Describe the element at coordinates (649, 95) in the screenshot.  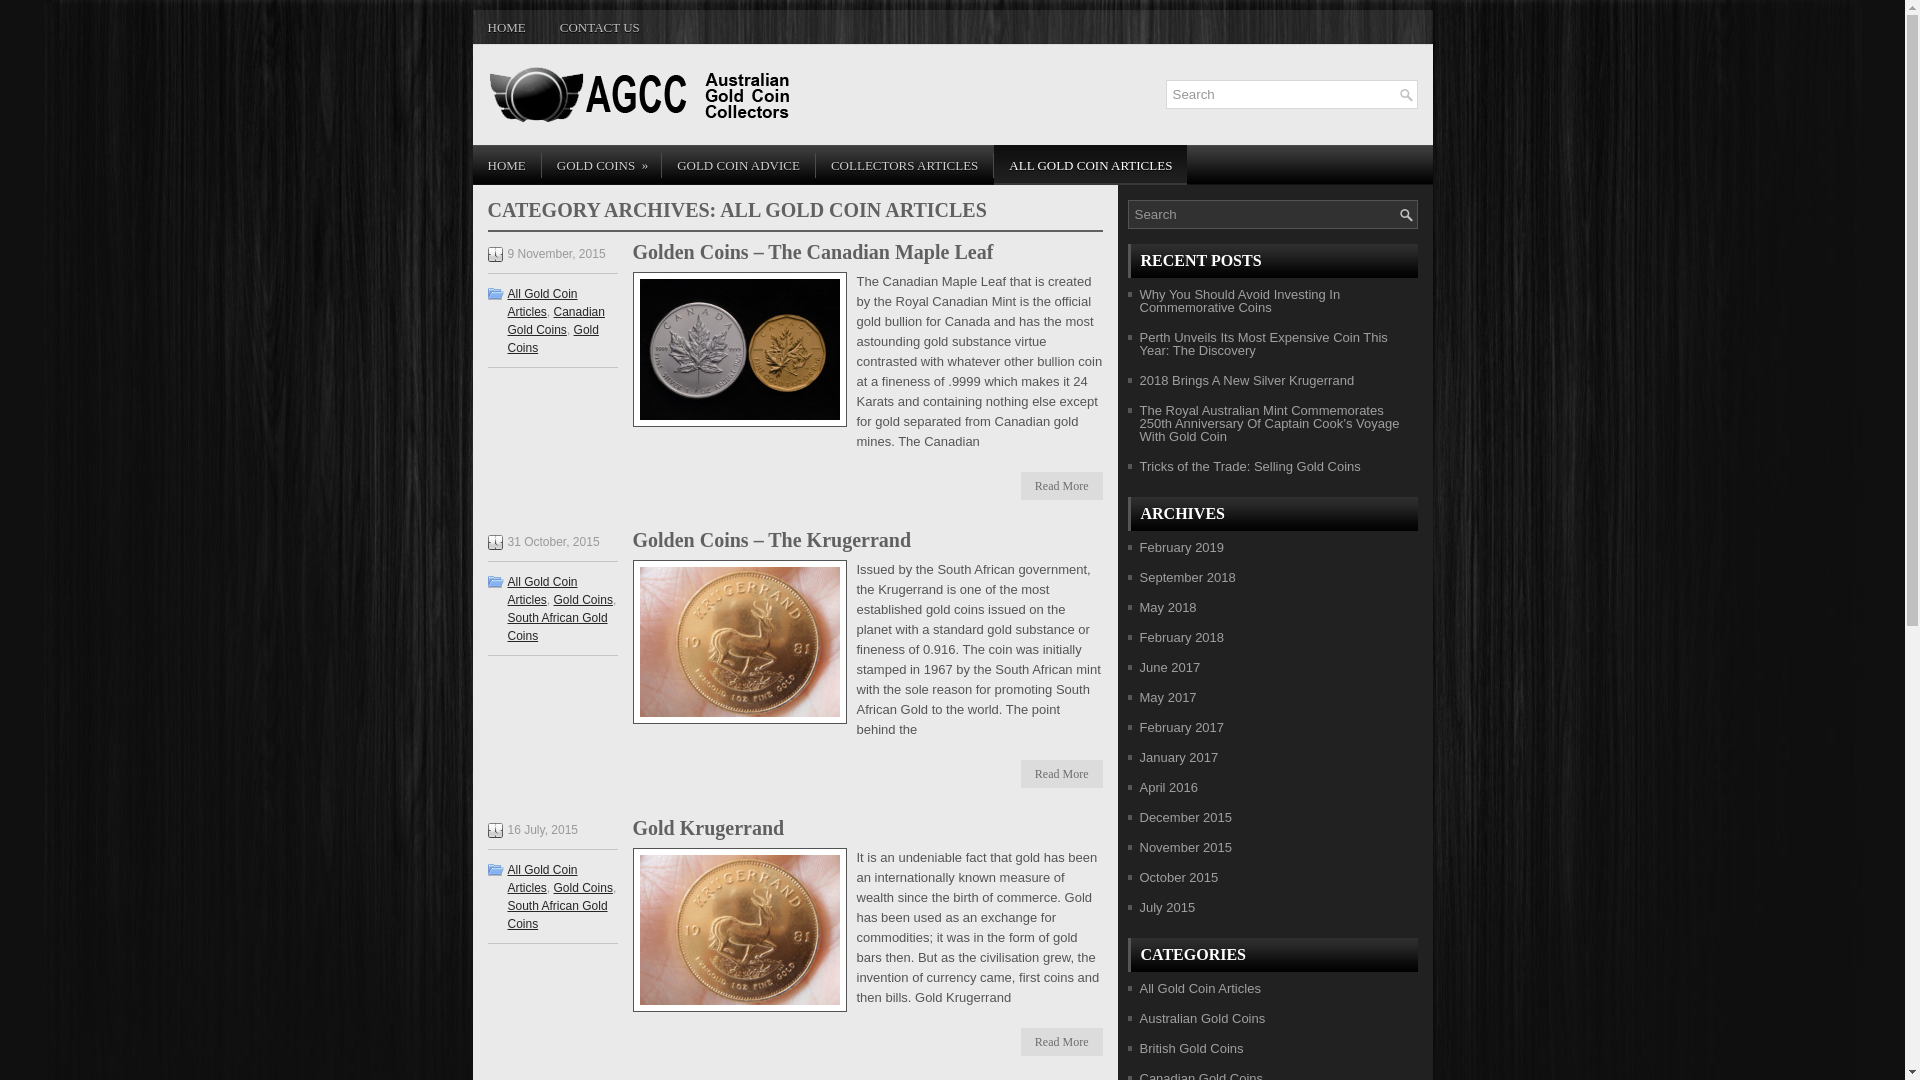
I see `'Australian Gold Coin Collectors'` at that location.